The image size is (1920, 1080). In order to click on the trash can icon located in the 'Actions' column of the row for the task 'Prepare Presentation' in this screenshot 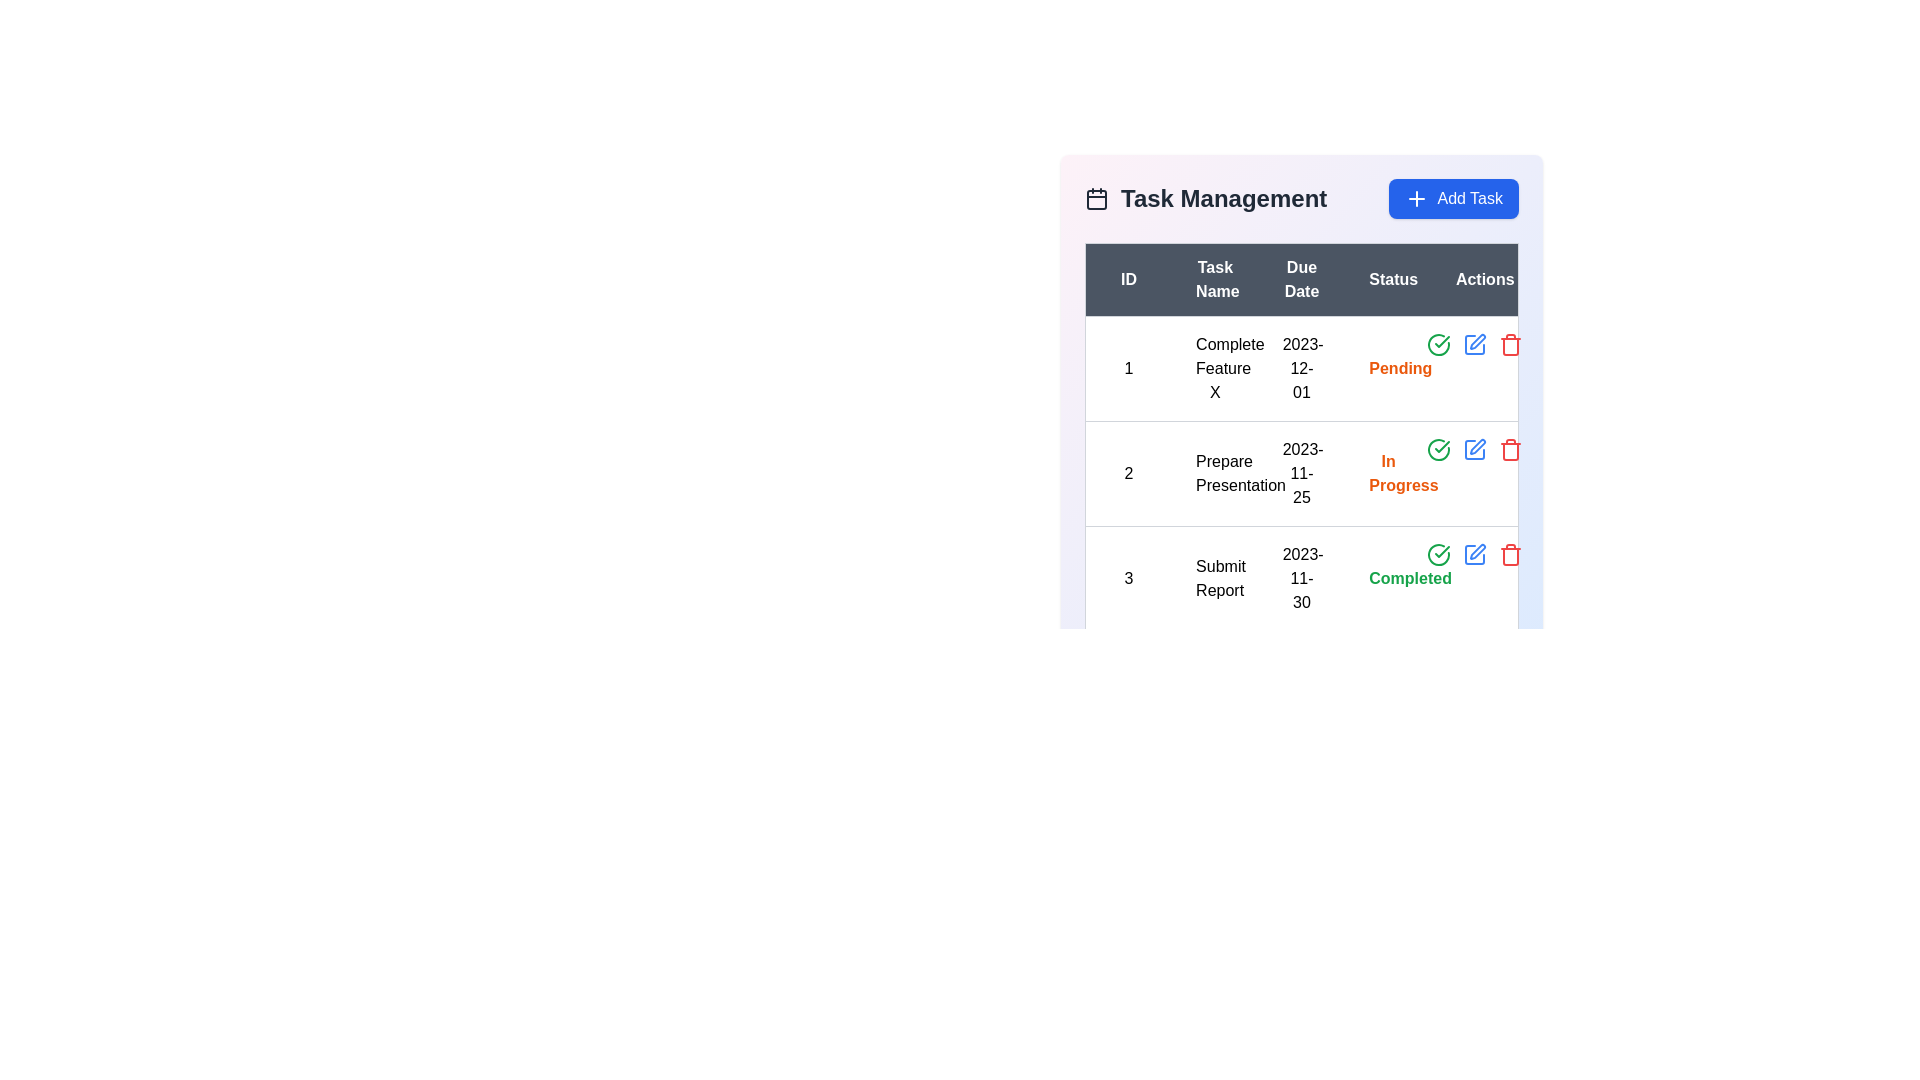, I will do `click(1510, 451)`.